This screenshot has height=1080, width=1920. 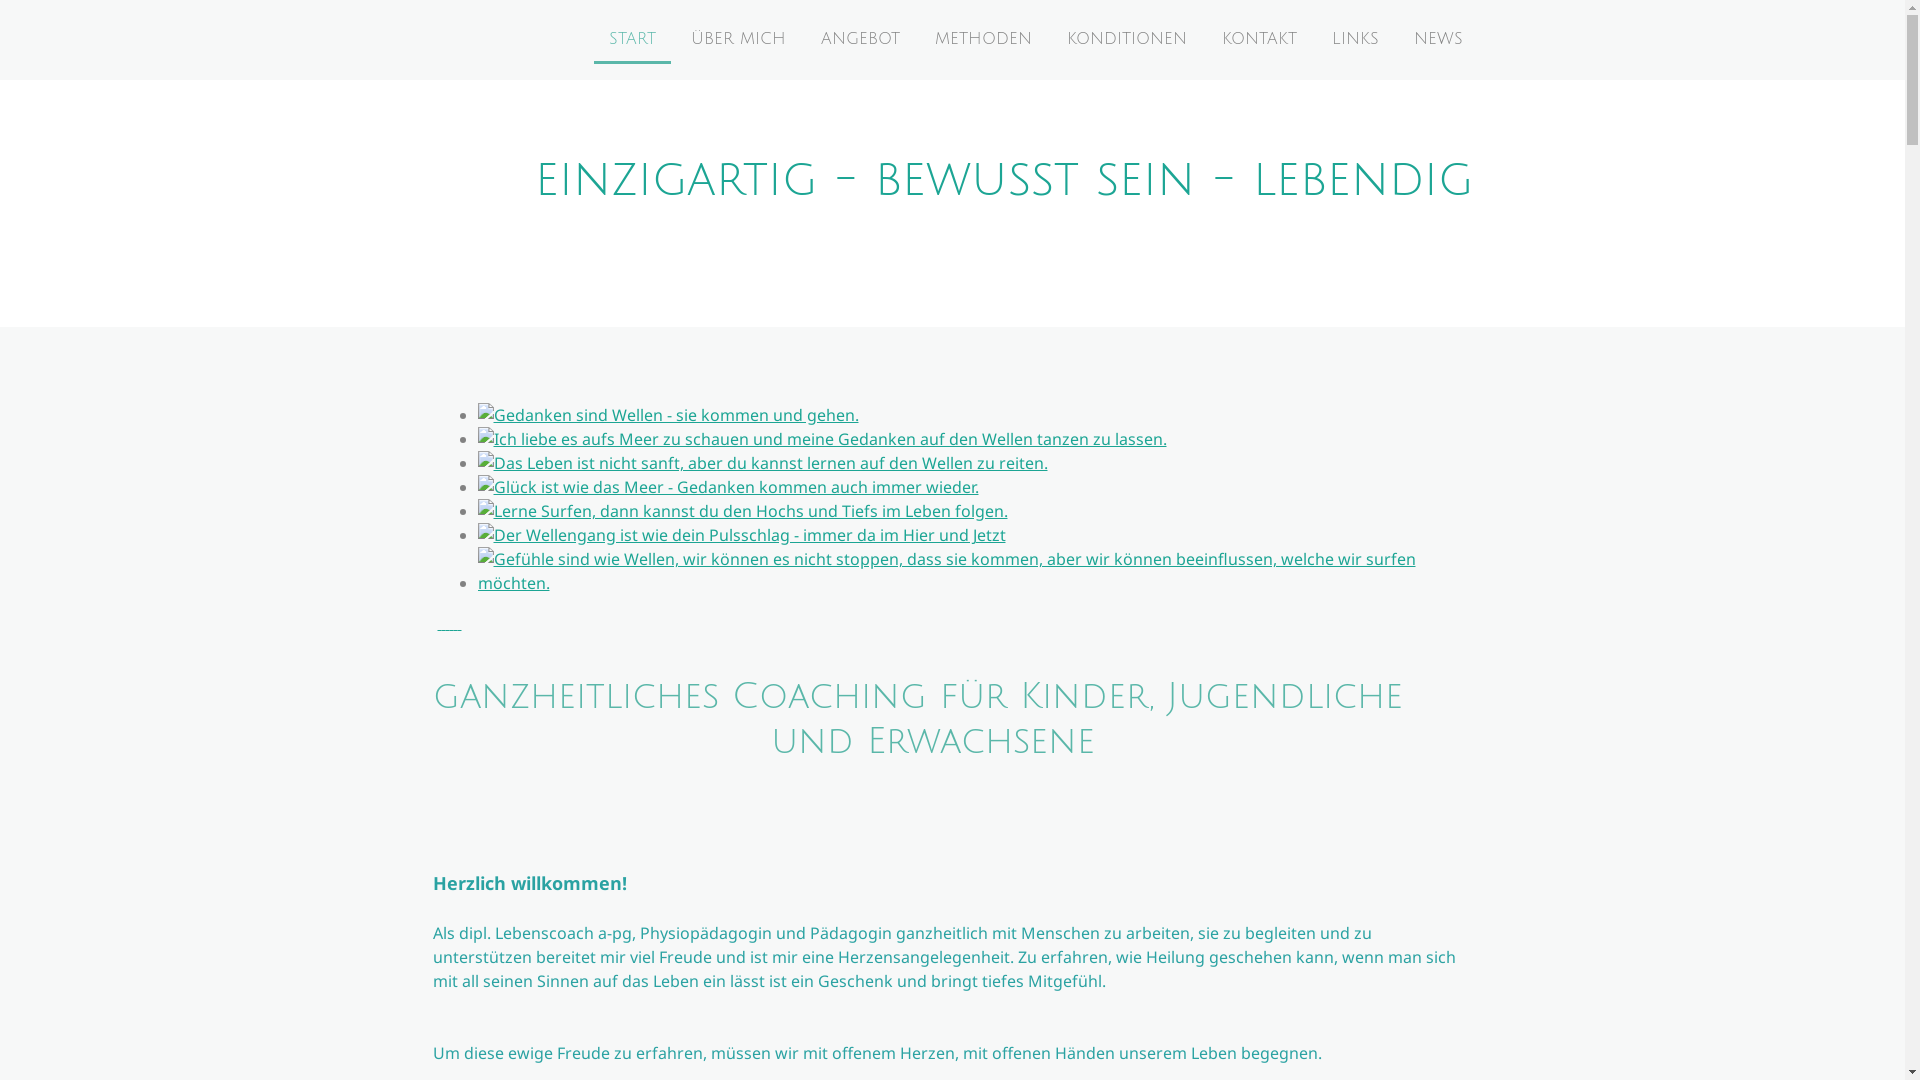 I want to click on 'KONTAKT', so click(x=1204, y=39).